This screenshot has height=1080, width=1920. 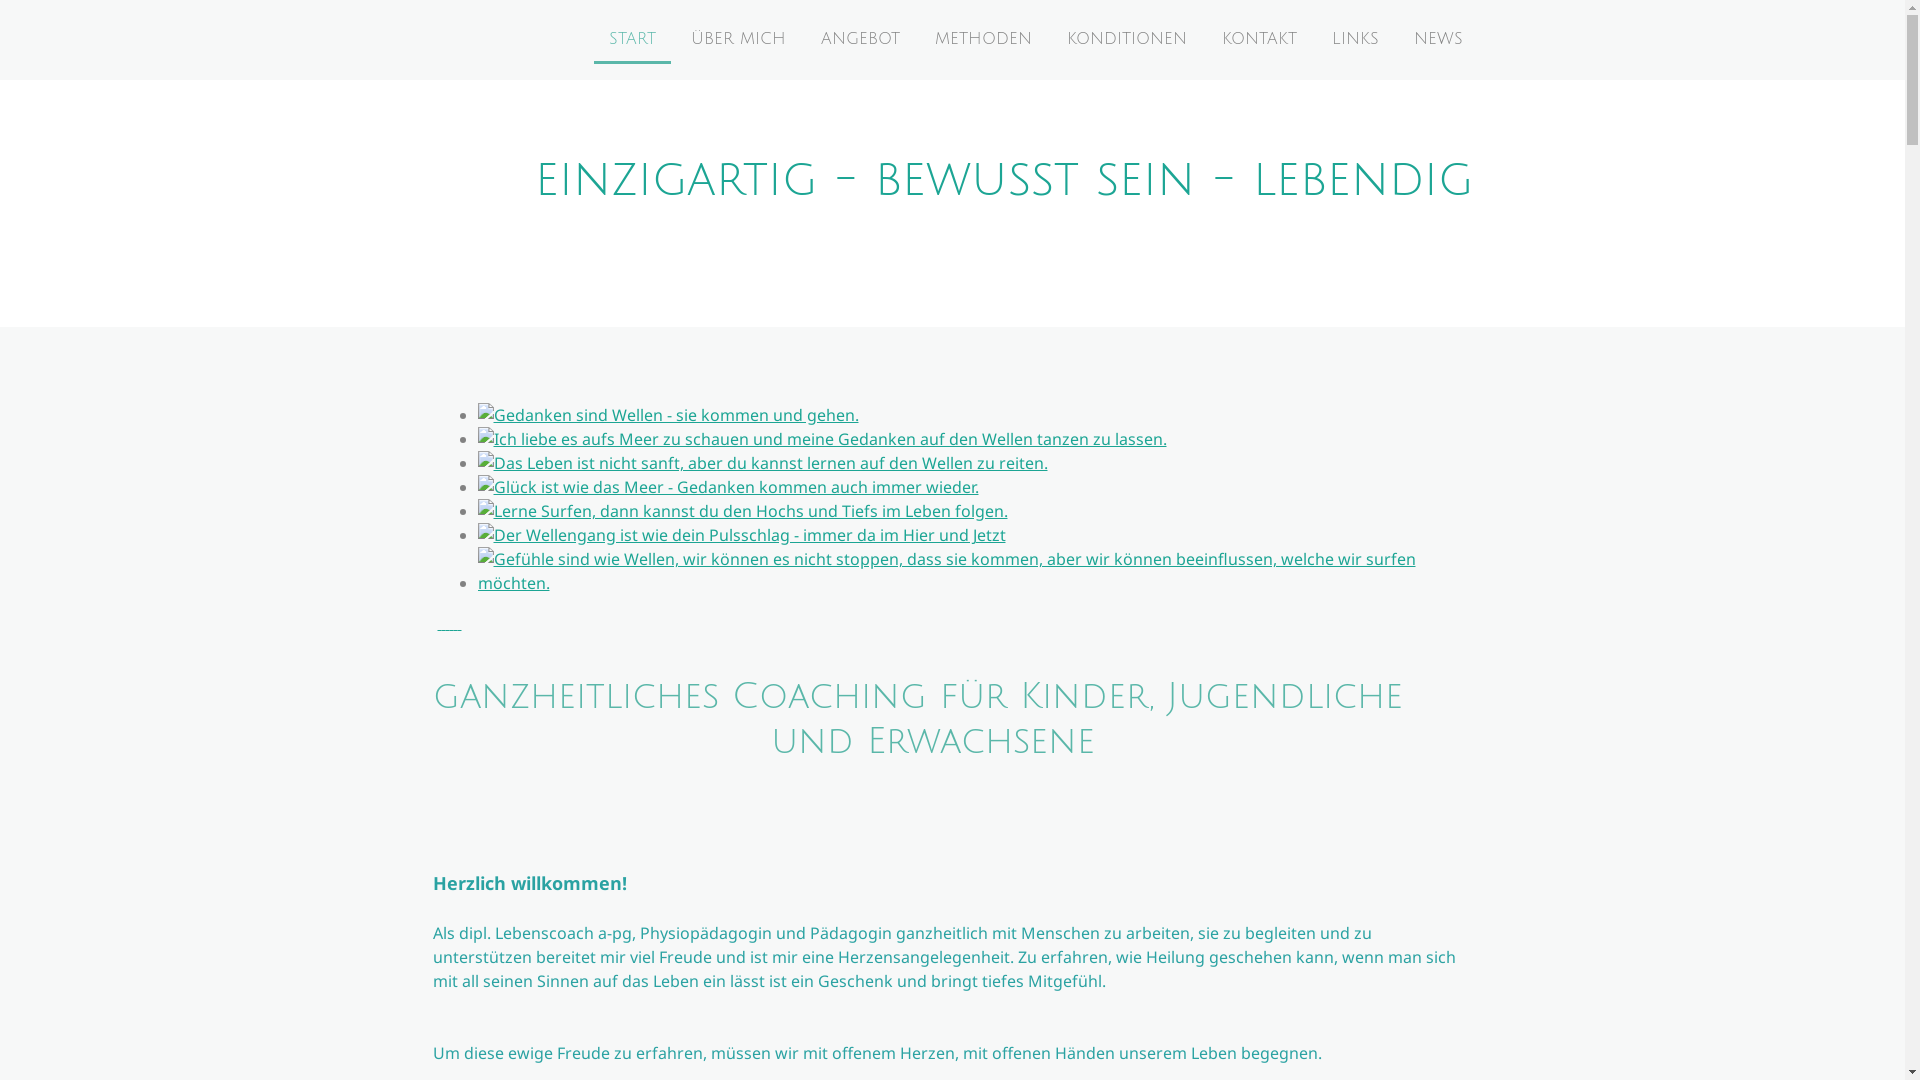 I want to click on 'KONTAKT', so click(x=1204, y=39).